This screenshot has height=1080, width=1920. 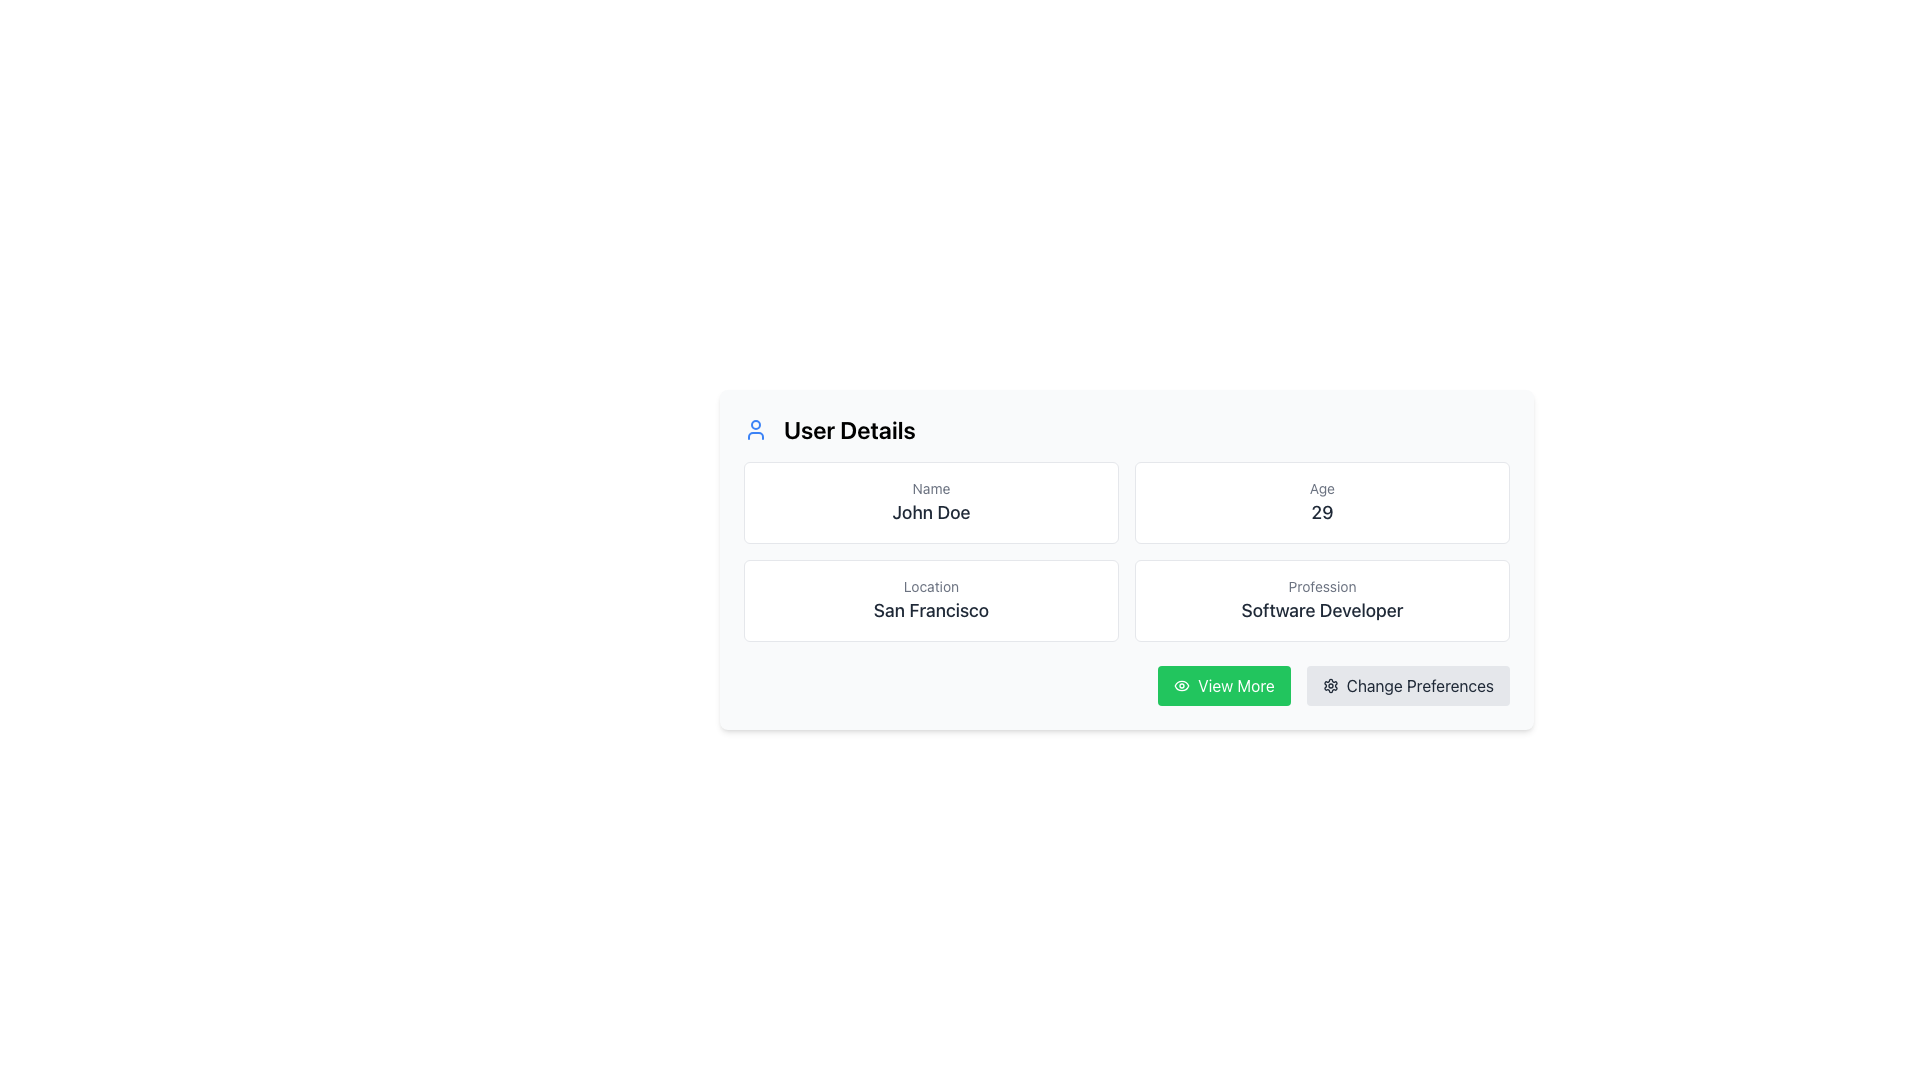 I want to click on the label displaying the text 'Profession', which is styled in gray and positioned above the profession details section, so click(x=1322, y=585).